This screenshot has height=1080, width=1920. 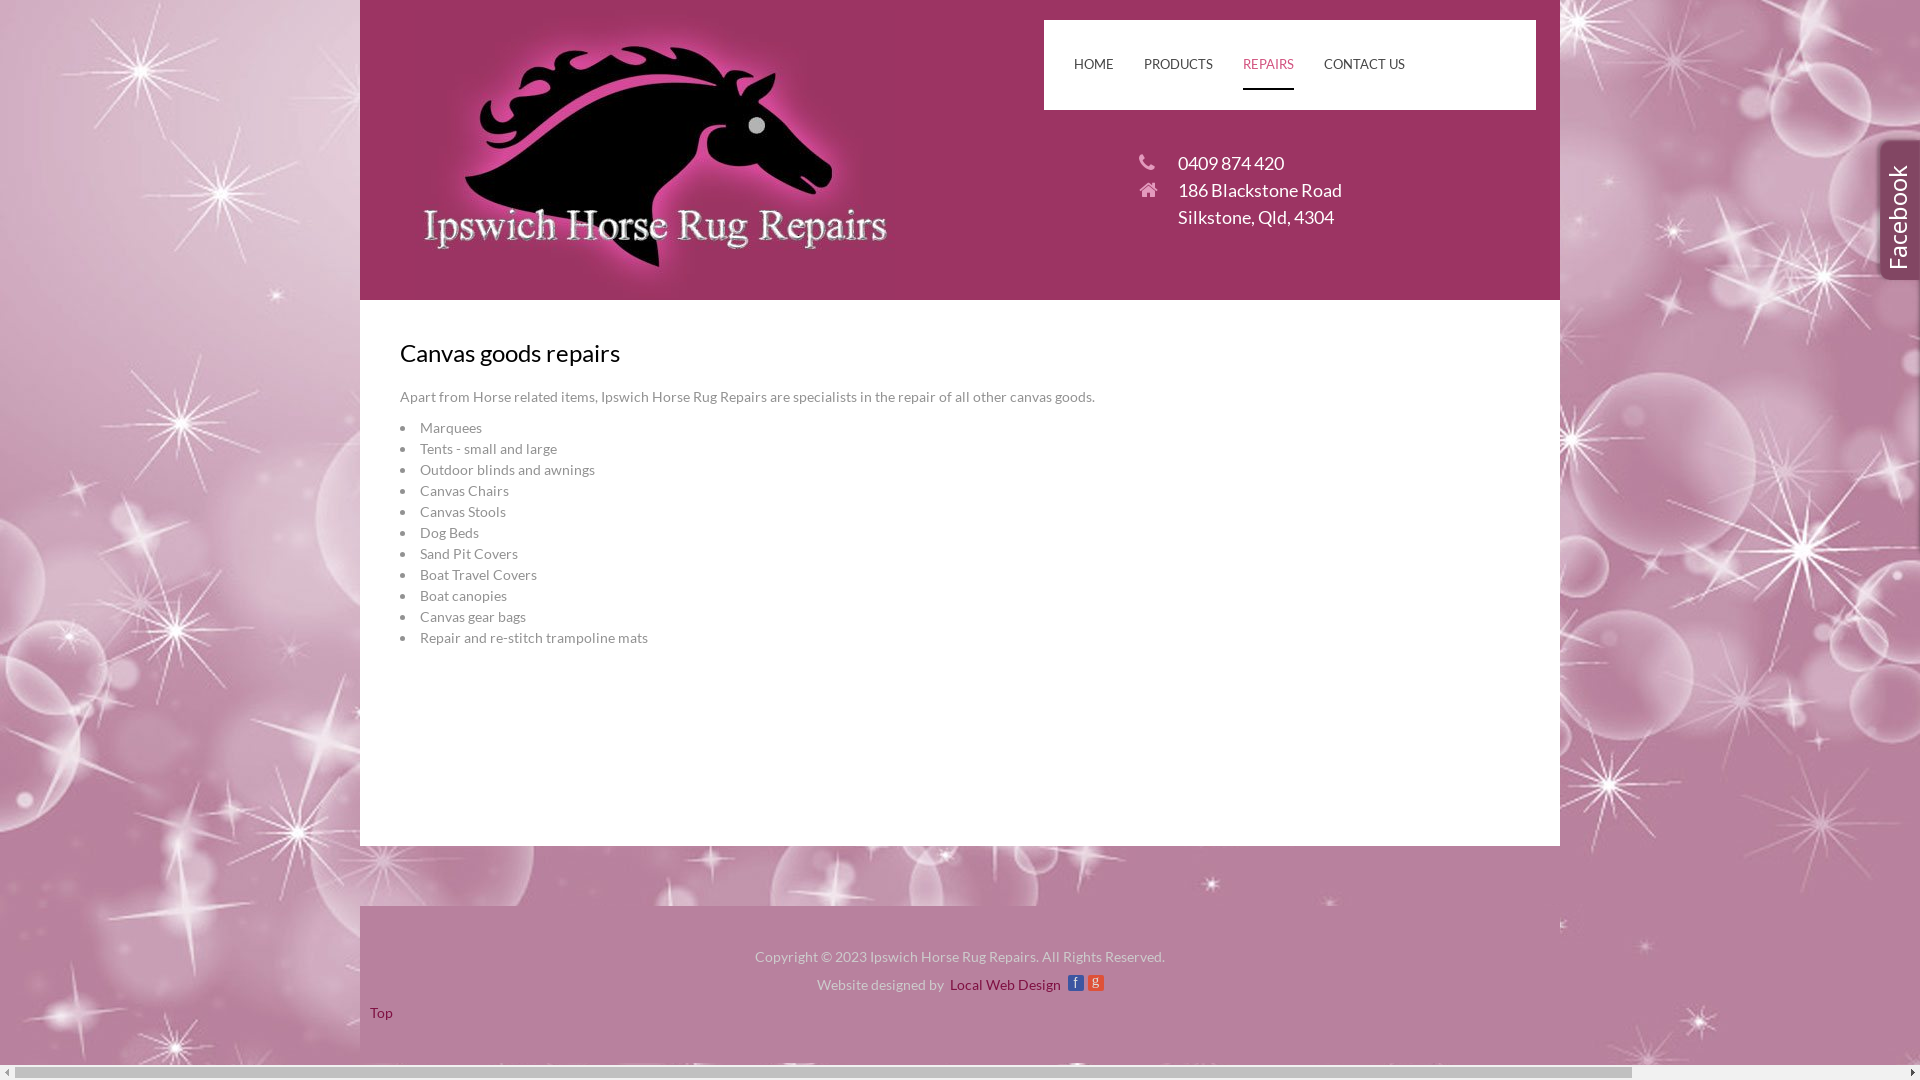 What do you see at coordinates (1074, 982) in the screenshot?
I see `'f'` at bounding box center [1074, 982].